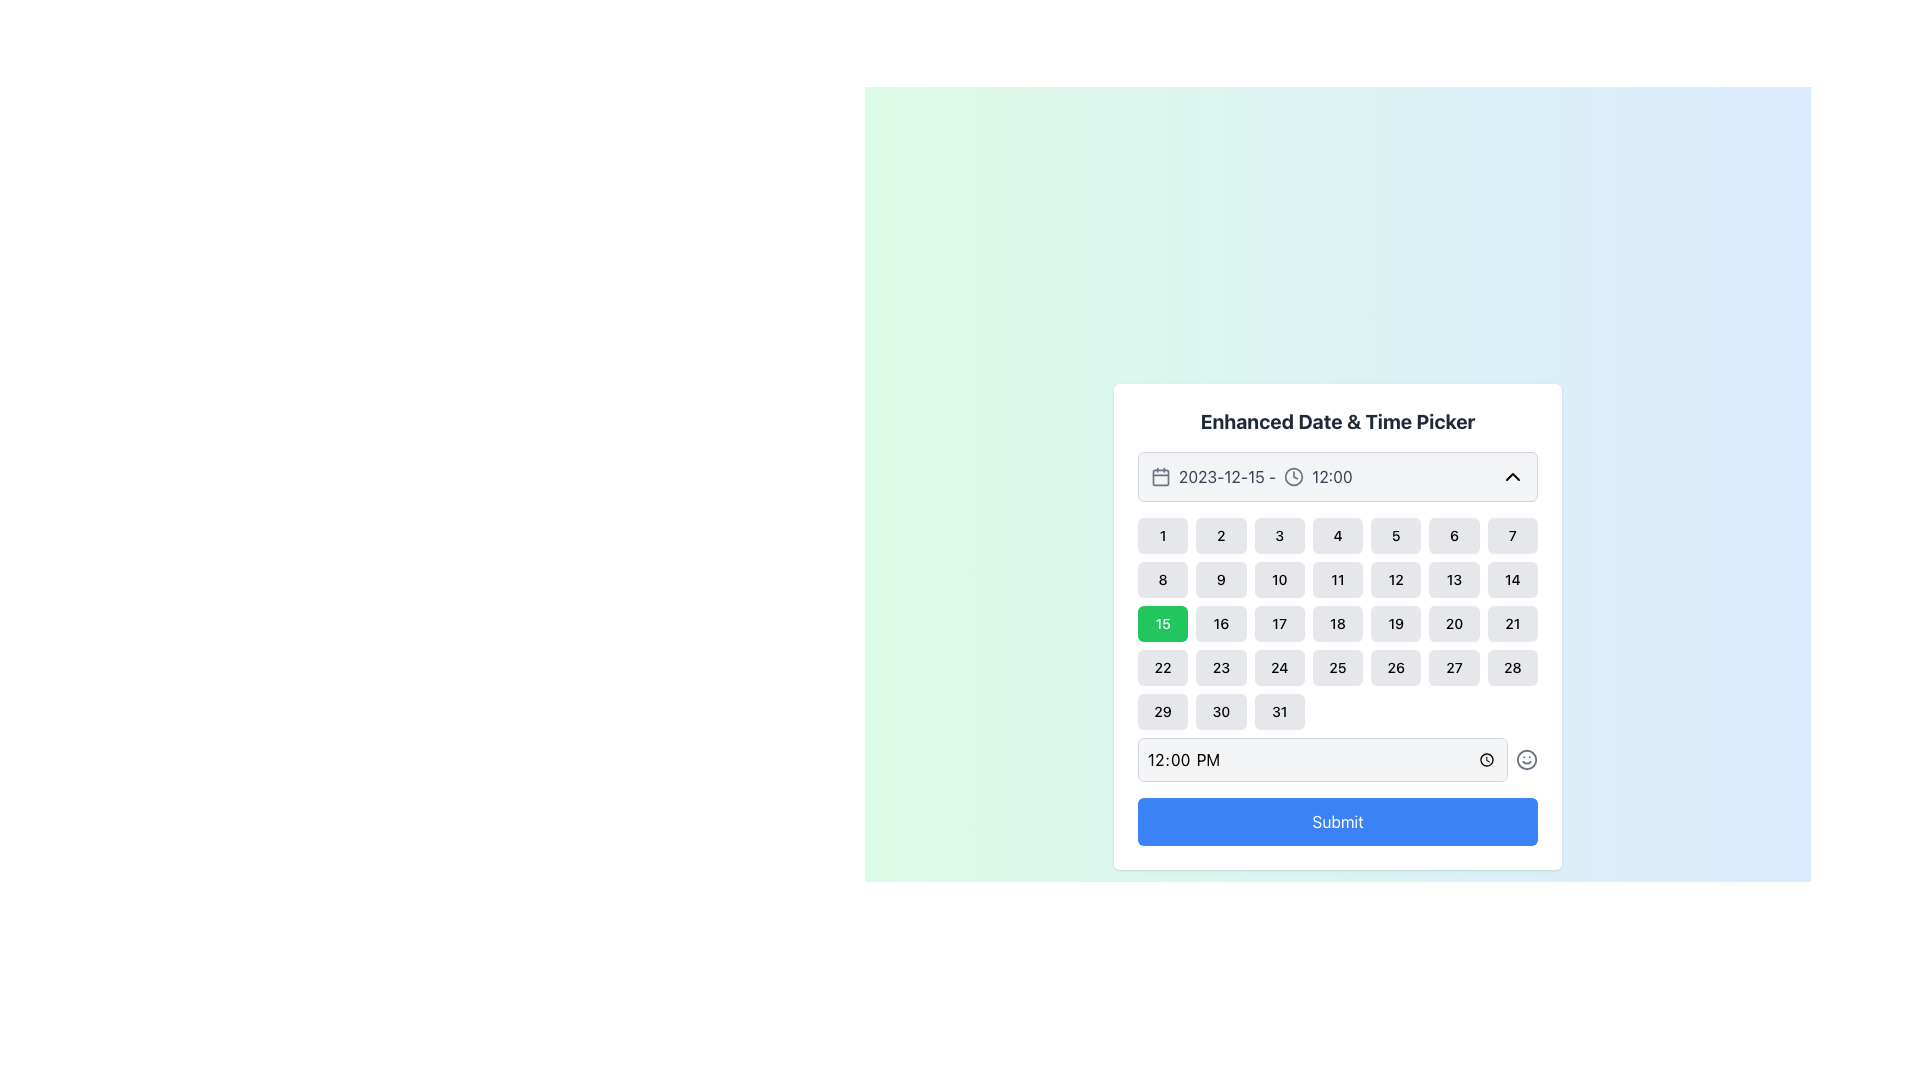  What do you see at coordinates (1454, 535) in the screenshot?
I see `the button labeled '6' in the grid calendar layout` at bounding box center [1454, 535].